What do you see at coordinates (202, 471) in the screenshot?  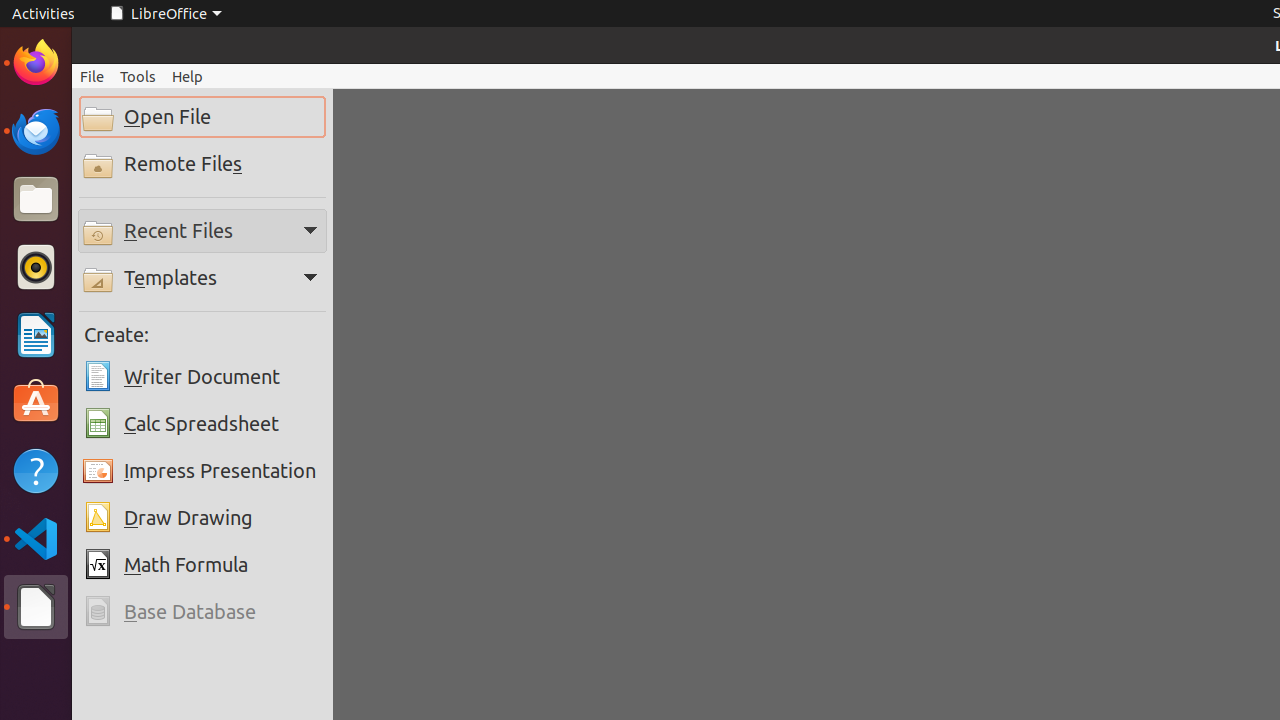 I see `'Impress Presentation'` at bounding box center [202, 471].